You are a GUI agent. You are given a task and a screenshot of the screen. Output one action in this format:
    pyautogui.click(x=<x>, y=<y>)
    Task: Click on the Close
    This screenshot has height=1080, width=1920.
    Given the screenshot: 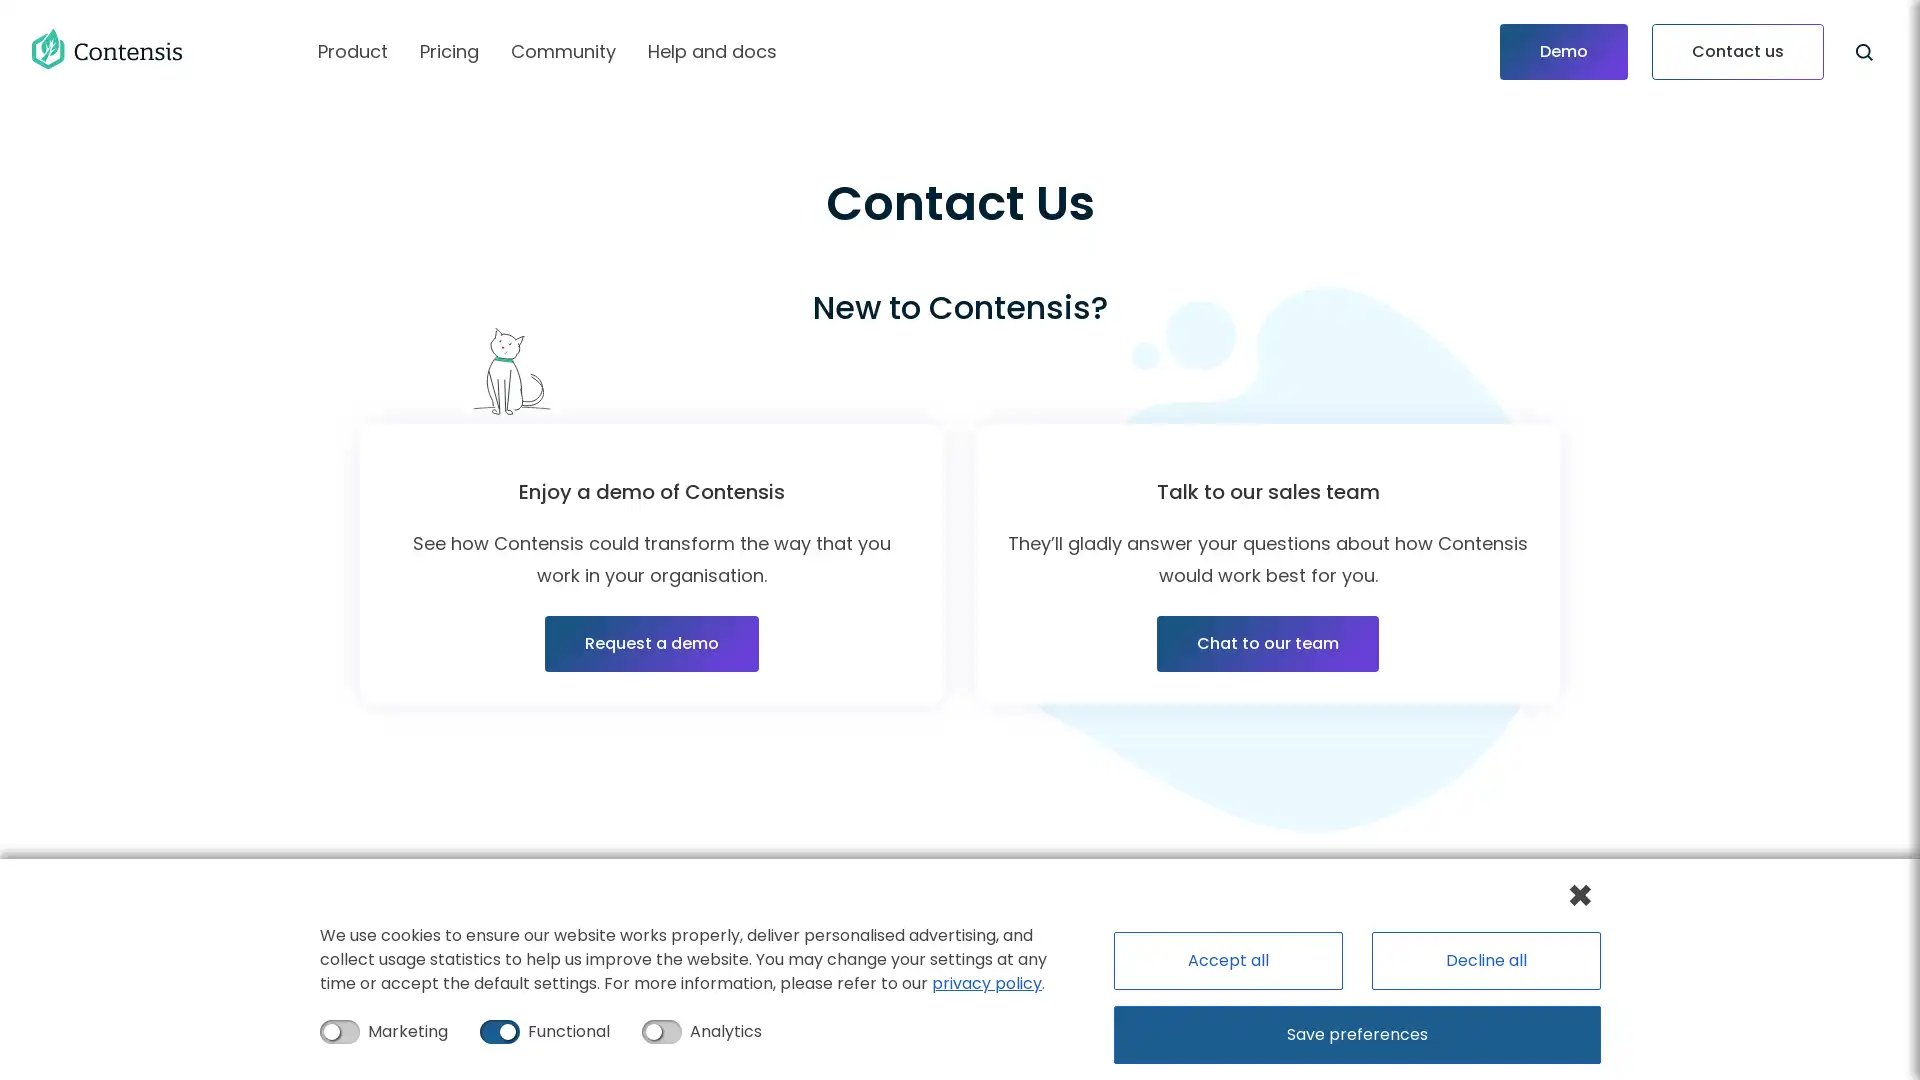 What is the action you would take?
    pyautogui.click(x=1578, y=893)
    